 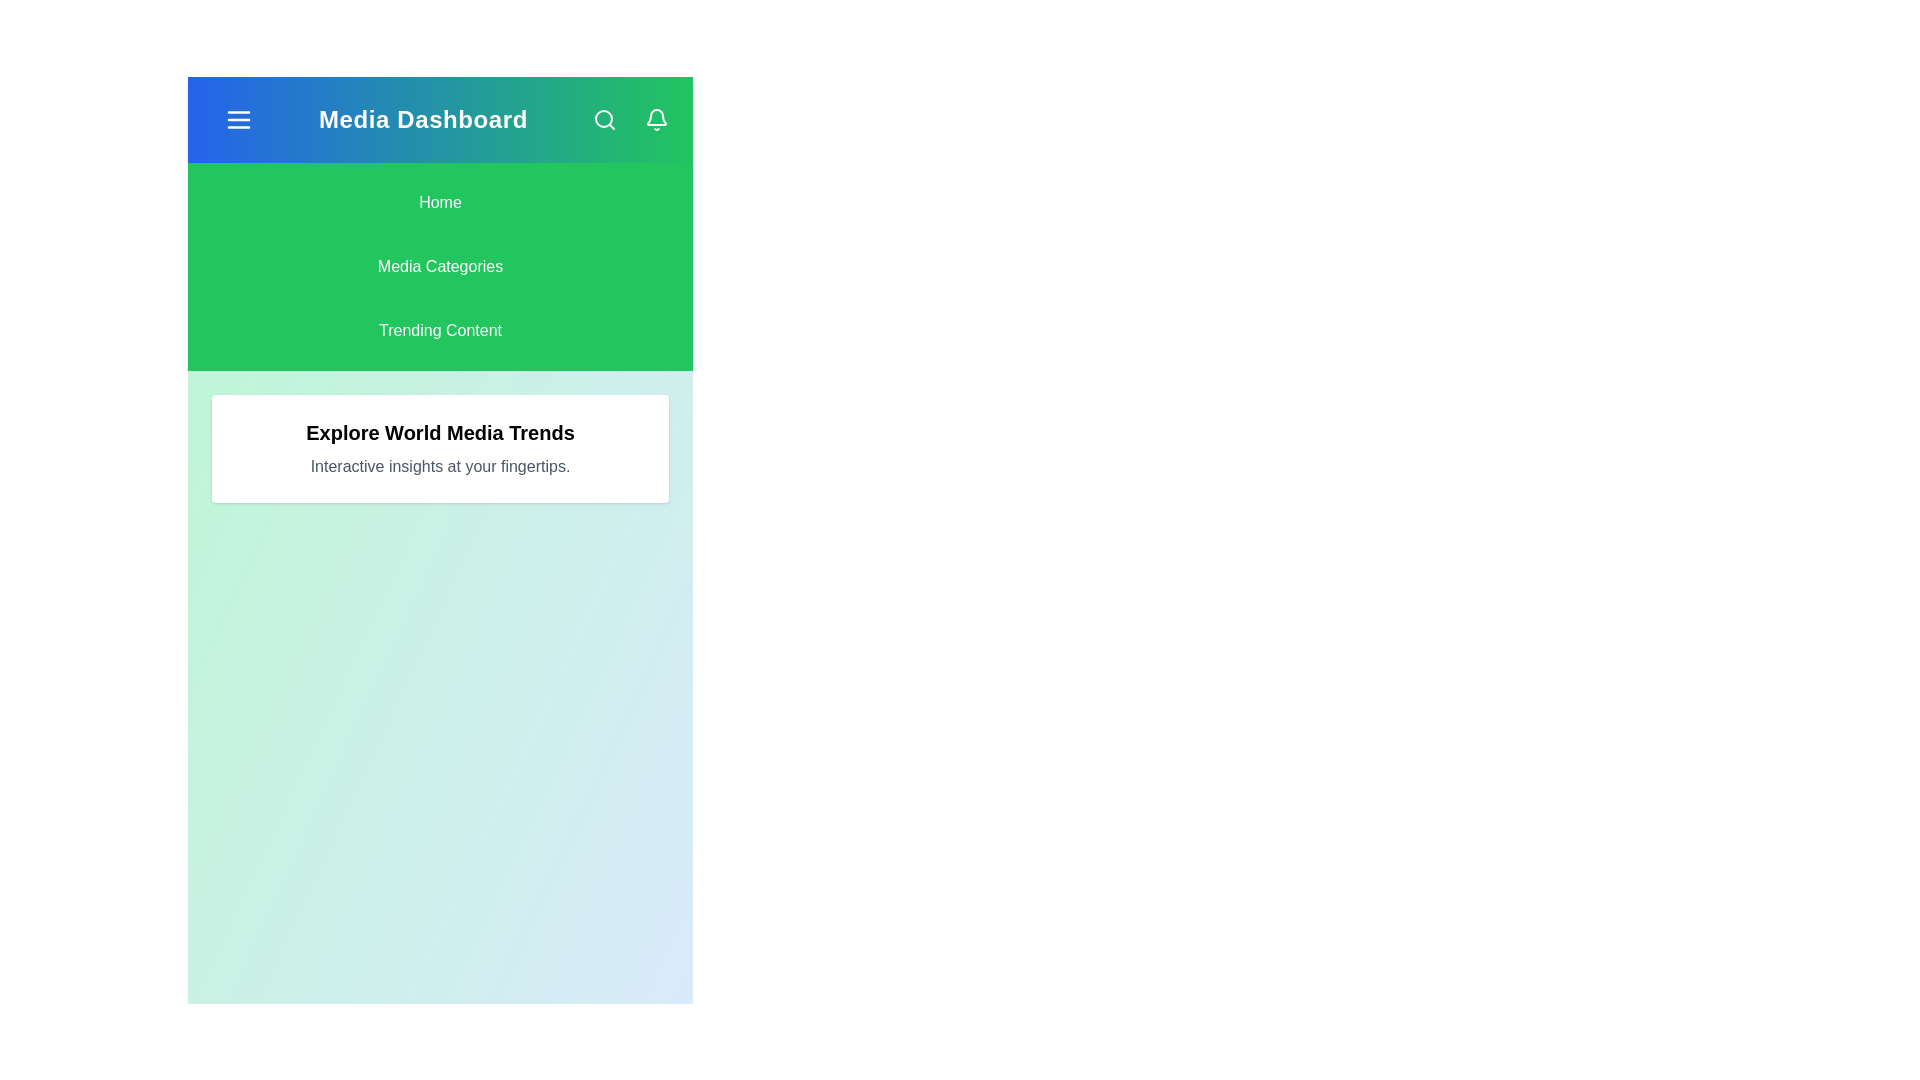 What do you see at coordinates (239, 119) in the screenshot?
I see `the navigation menu toggle button` at bounding box center [239, 119].